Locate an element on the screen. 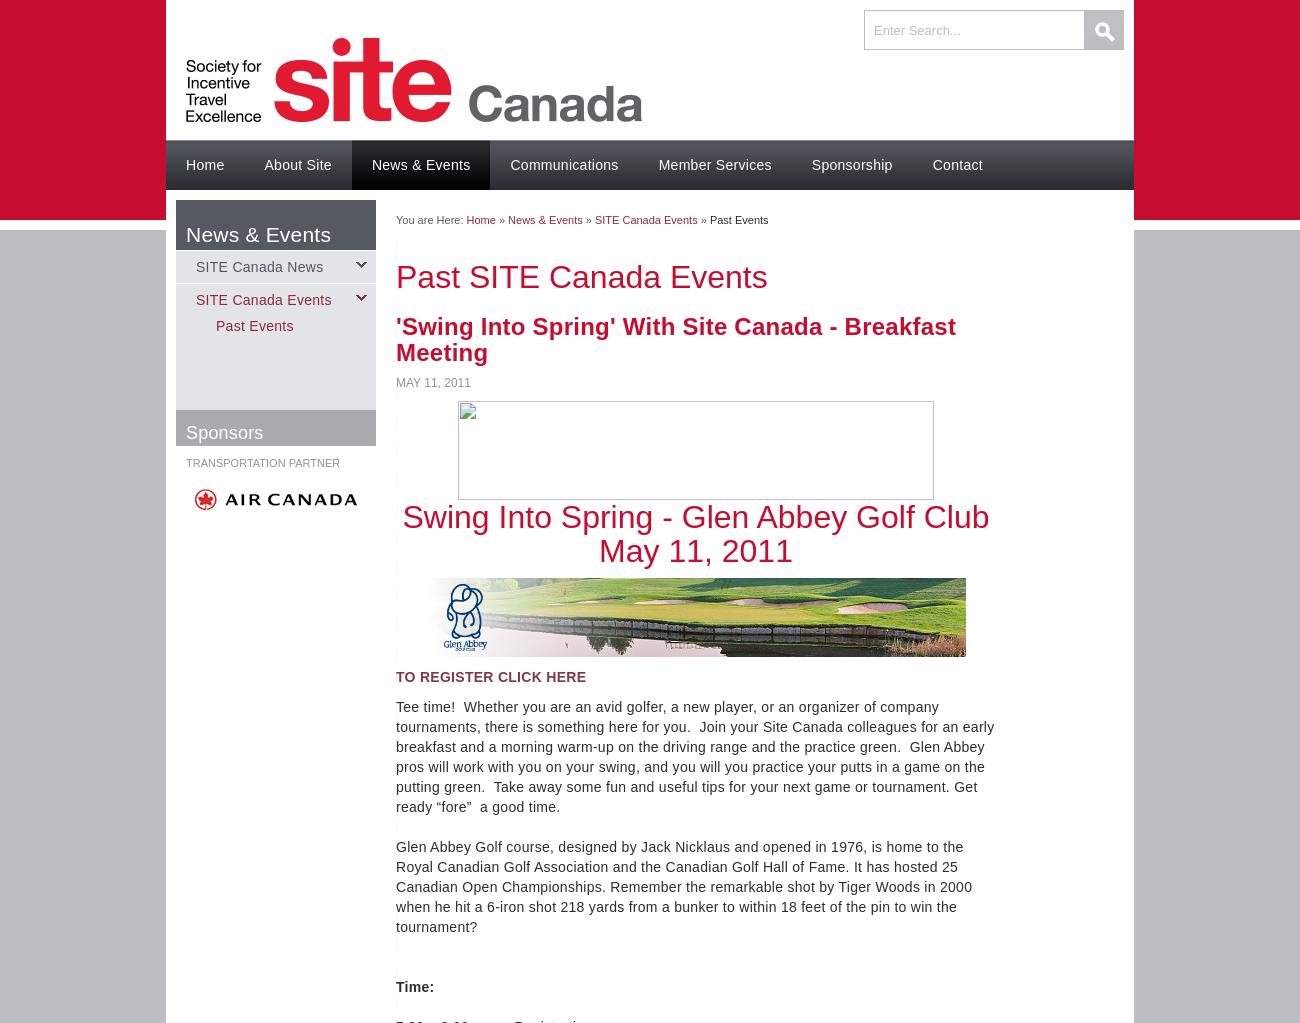  'Home' is located at coordinates (479, 219).